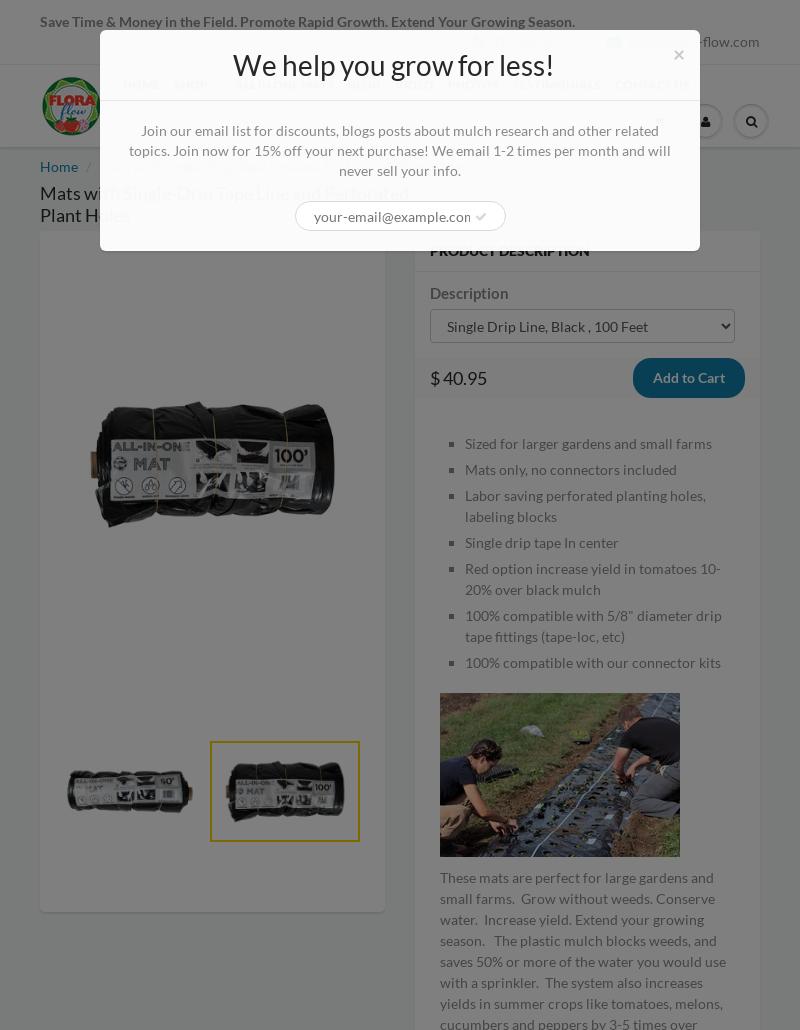 This screenshot has height=1030, width=800. What do you see at coordinates (464, 578) in the screenshot?
I see `'Red option increase yield in tomatoes 10-20% over black mulch'` at bounding box center [464, 578].